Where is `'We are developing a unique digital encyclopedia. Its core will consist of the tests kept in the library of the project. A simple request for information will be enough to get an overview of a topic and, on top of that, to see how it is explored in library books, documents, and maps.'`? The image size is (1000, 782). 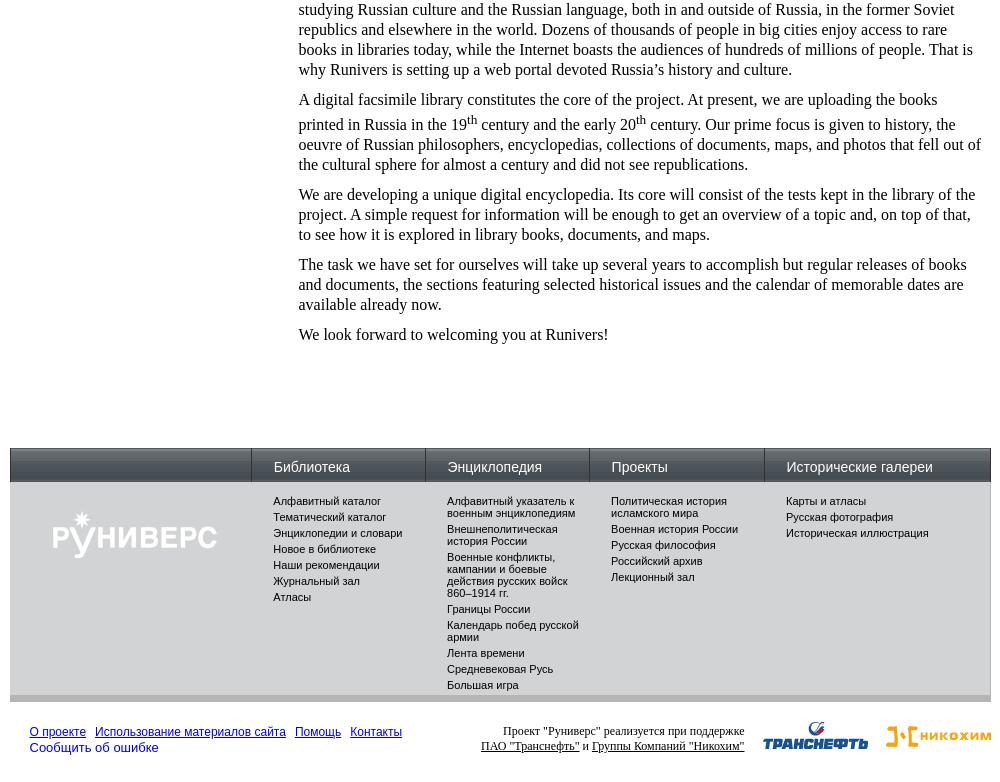 'We are developing a unique digital encyclopedia. Its core will consist of the tests kept in the library of the project. A simple request for information will be enough to get an overview of a topic and, on top of that, to see how it is explored in library books, documents, and maps.' is located at coordinates (636, 213).